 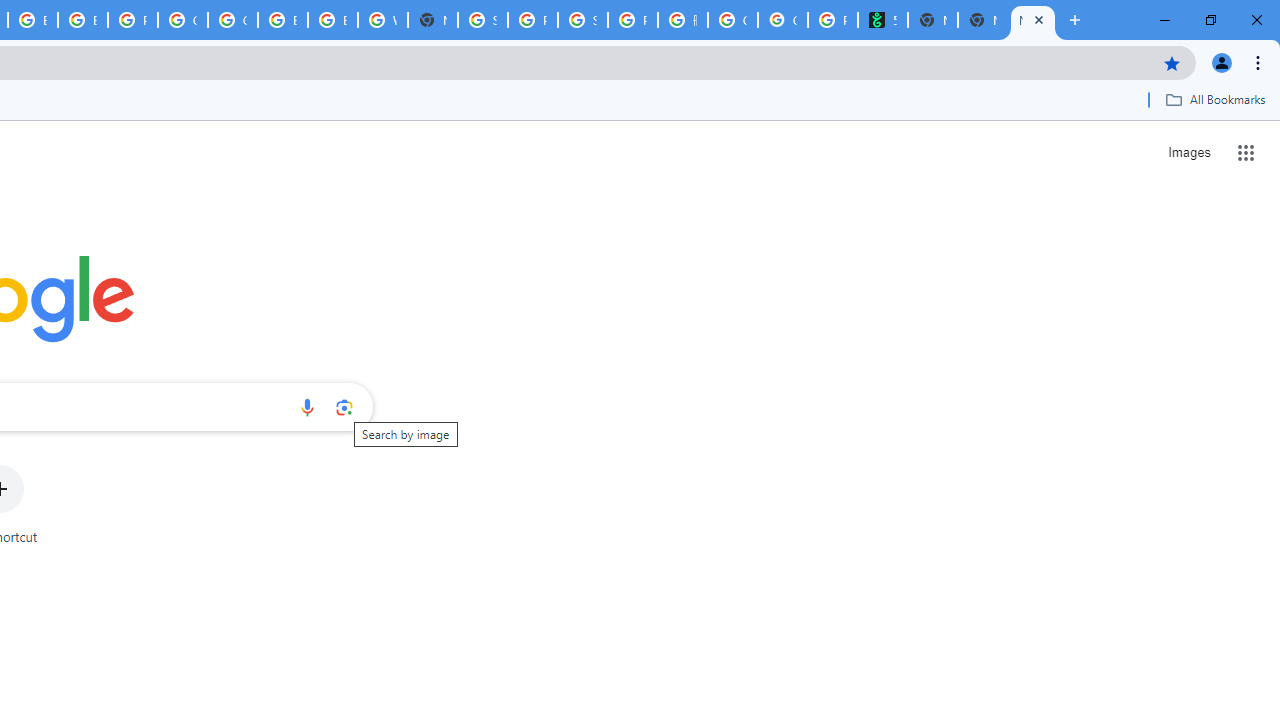 I want to click on 'Sign in - Google Accounts', so click(x=483, y=20).